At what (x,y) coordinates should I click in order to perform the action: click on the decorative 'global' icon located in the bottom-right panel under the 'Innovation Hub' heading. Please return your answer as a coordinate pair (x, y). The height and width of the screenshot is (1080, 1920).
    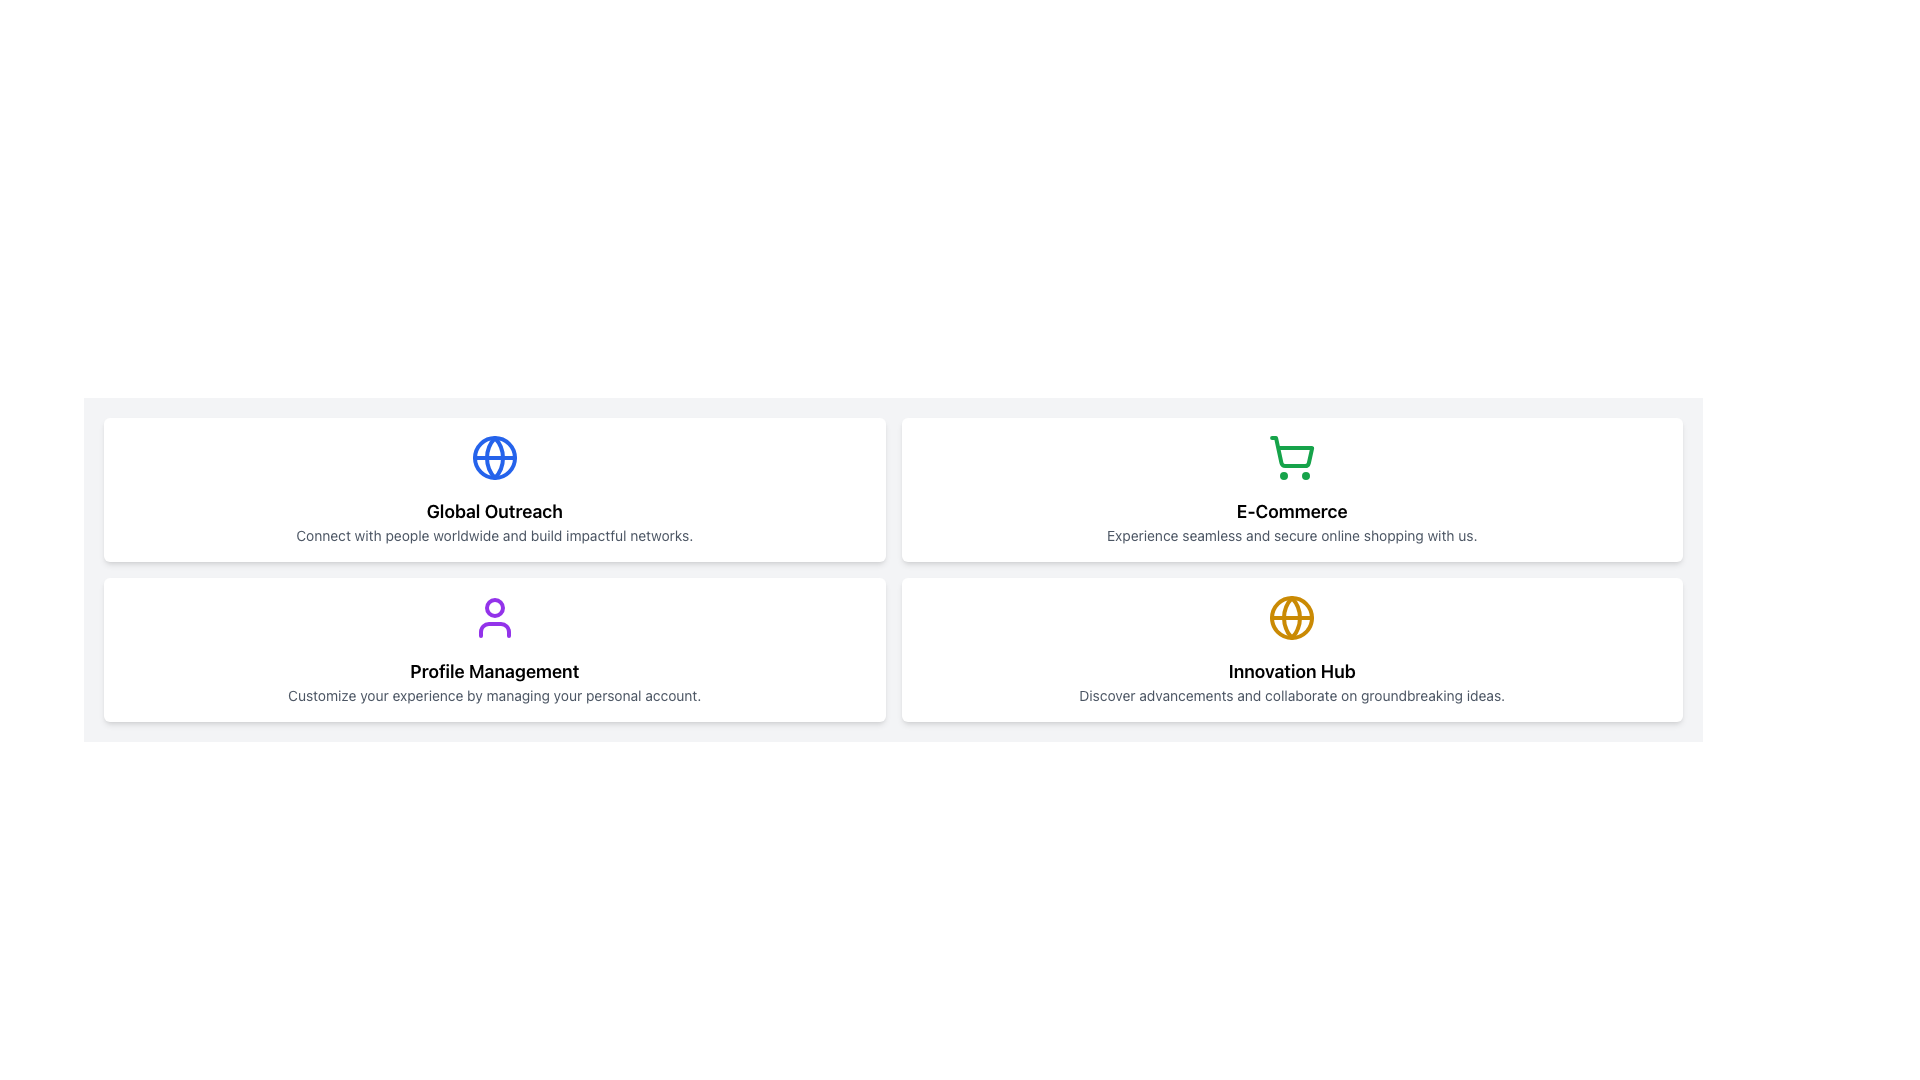
    Looking at the image, I should click on (1292, 616).